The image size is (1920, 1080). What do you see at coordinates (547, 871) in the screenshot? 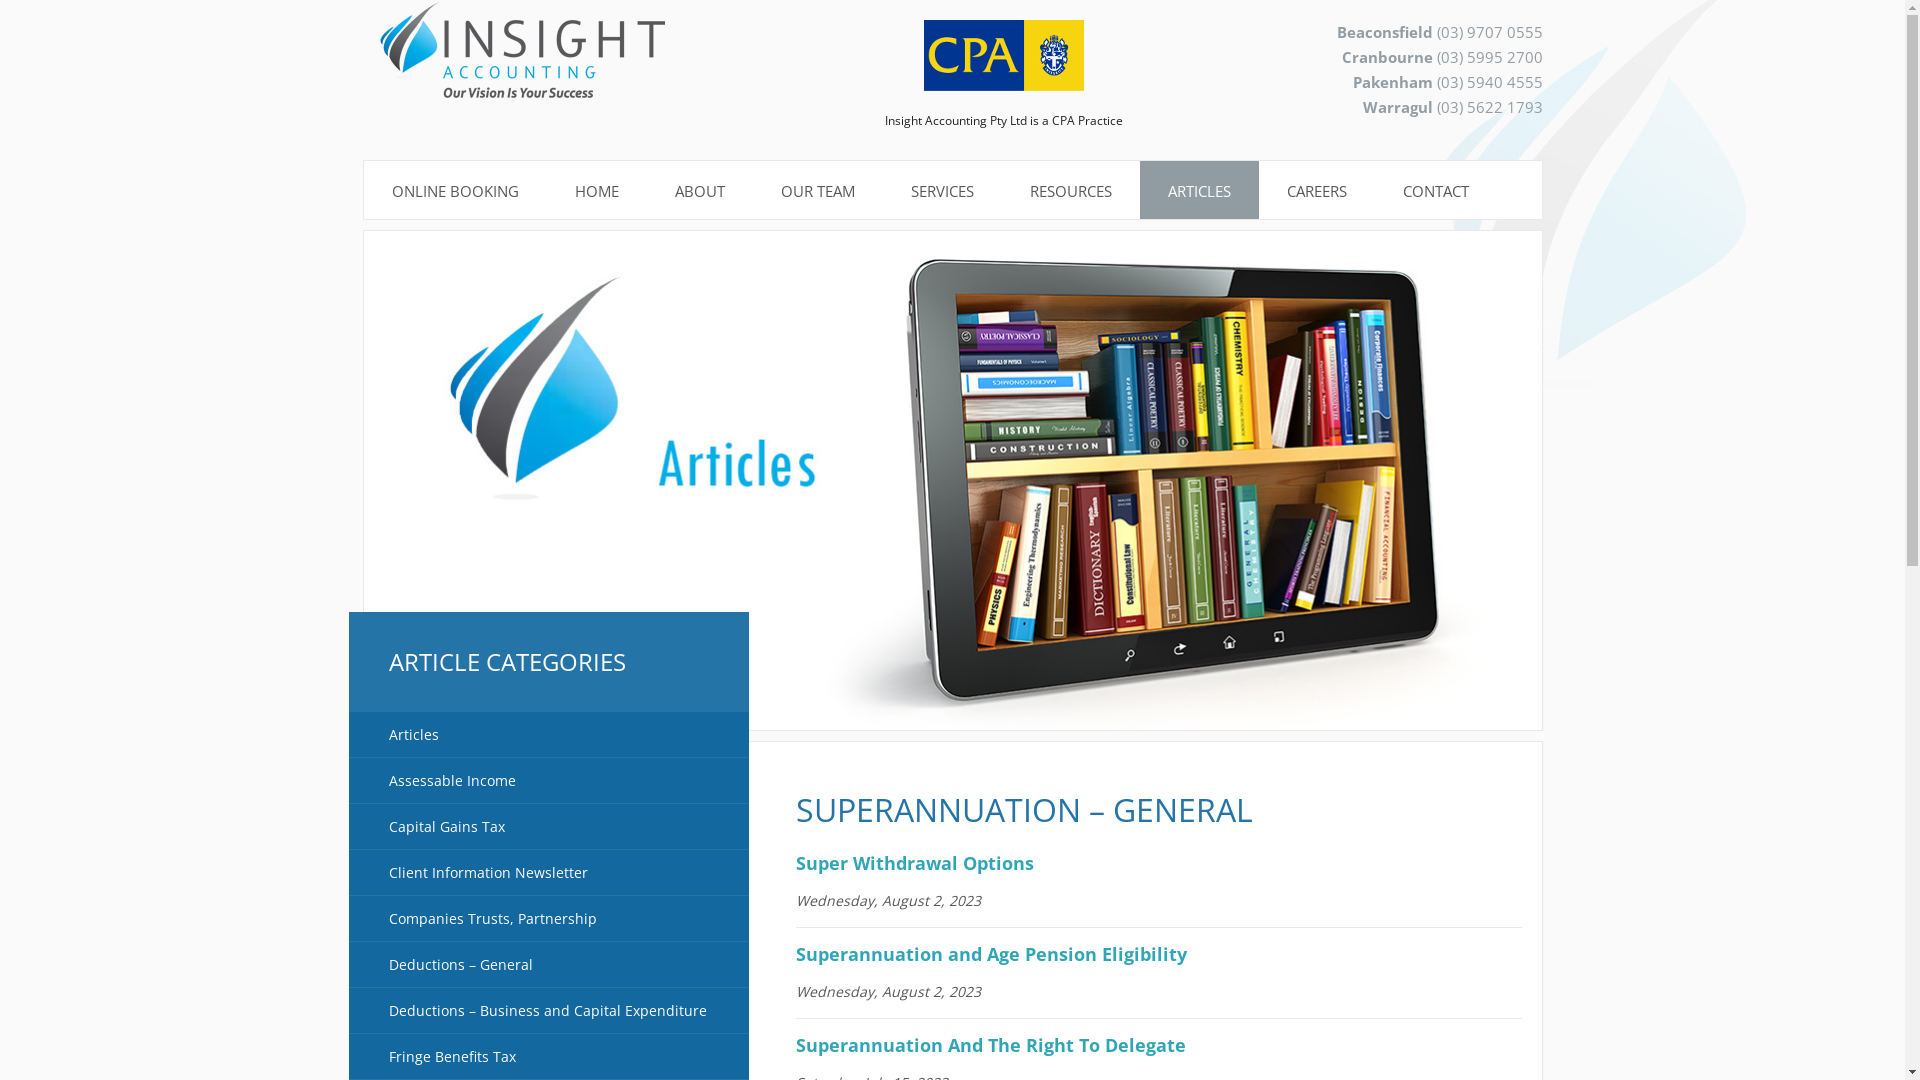
I see `'Client Information Newsletter'` at bounding box center [547, 871].